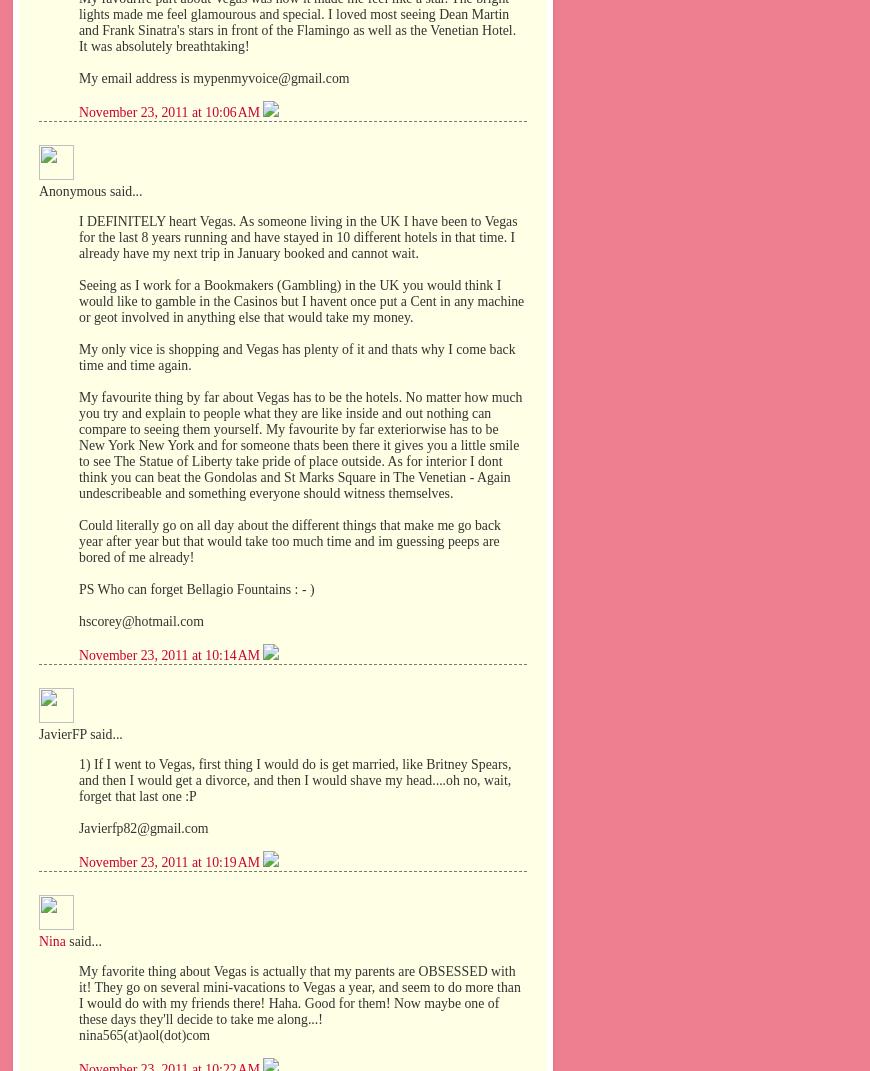 The height and width of the screenshot is (1071, 870). I want to click on 'nina565(at)aol(dot)com', so click(143, 1034).